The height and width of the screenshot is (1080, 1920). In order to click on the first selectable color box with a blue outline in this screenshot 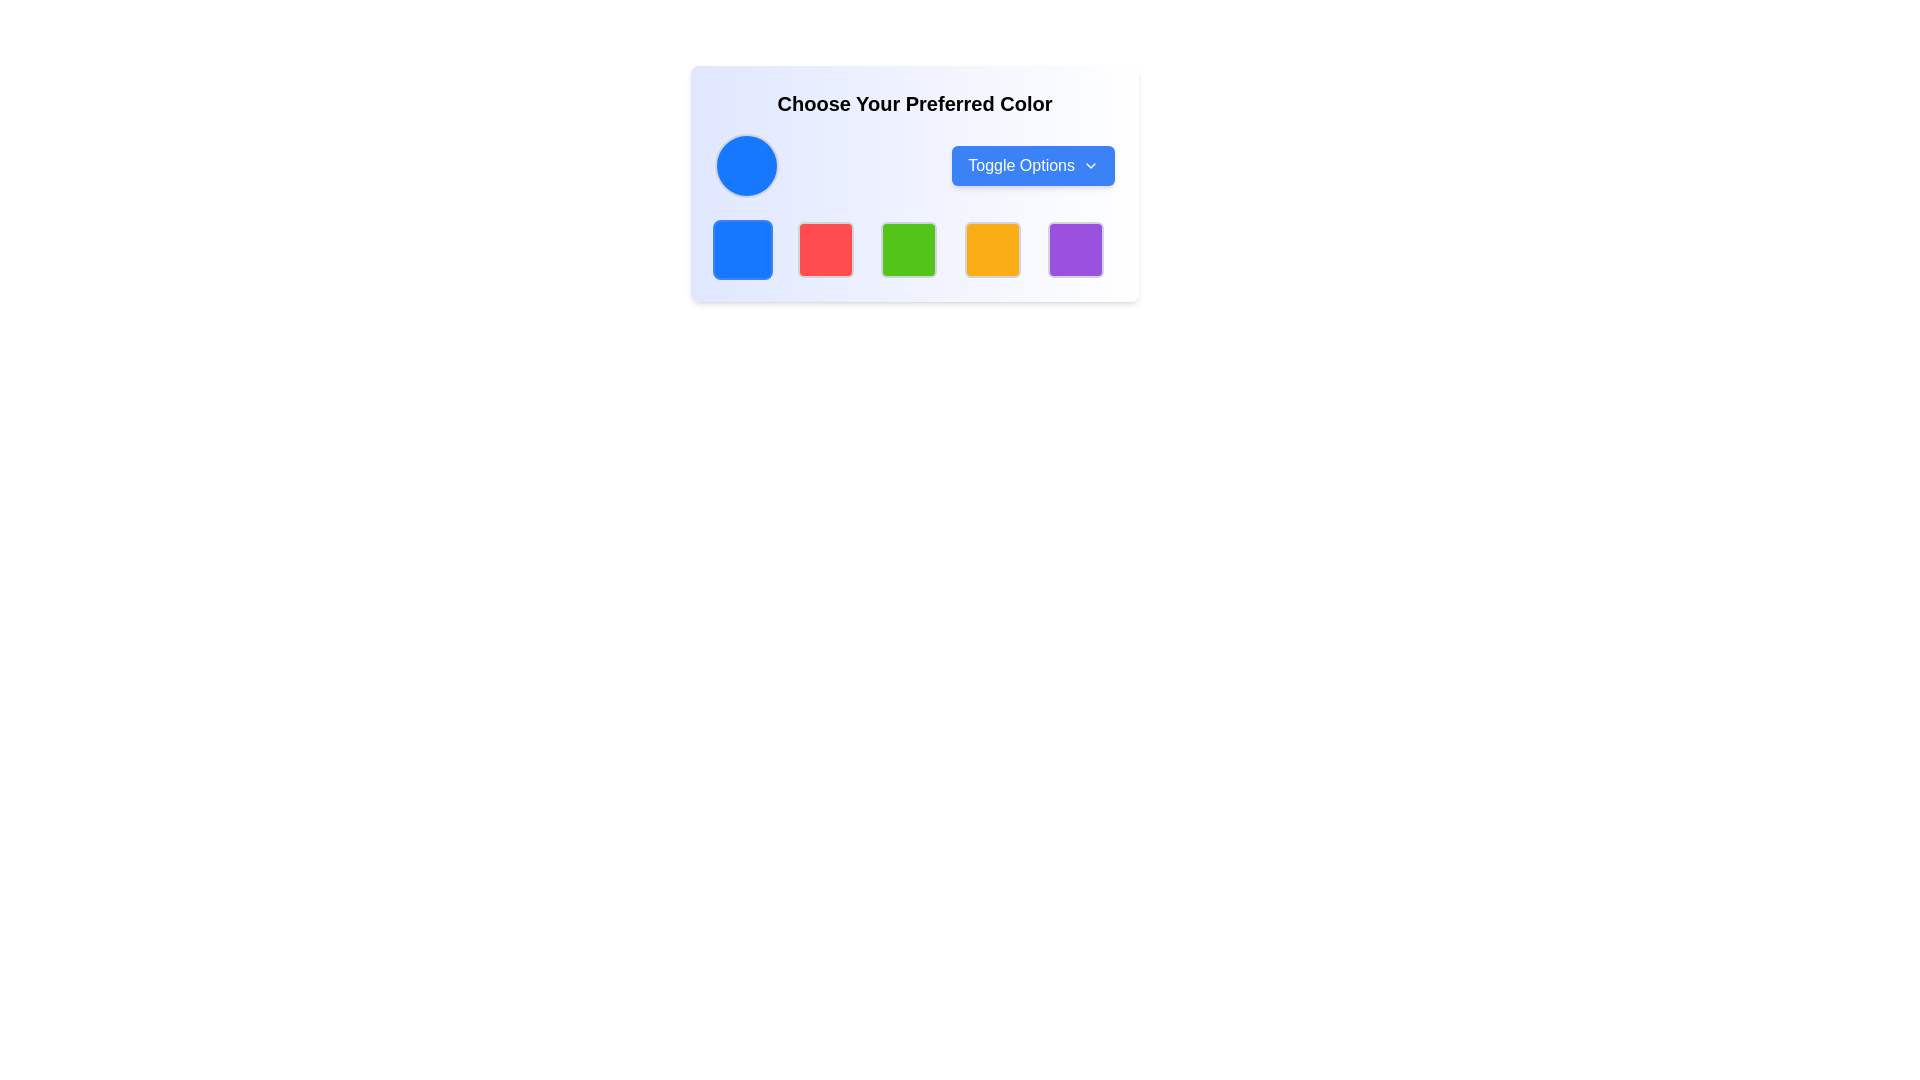, I will do `click(742, 249)`.